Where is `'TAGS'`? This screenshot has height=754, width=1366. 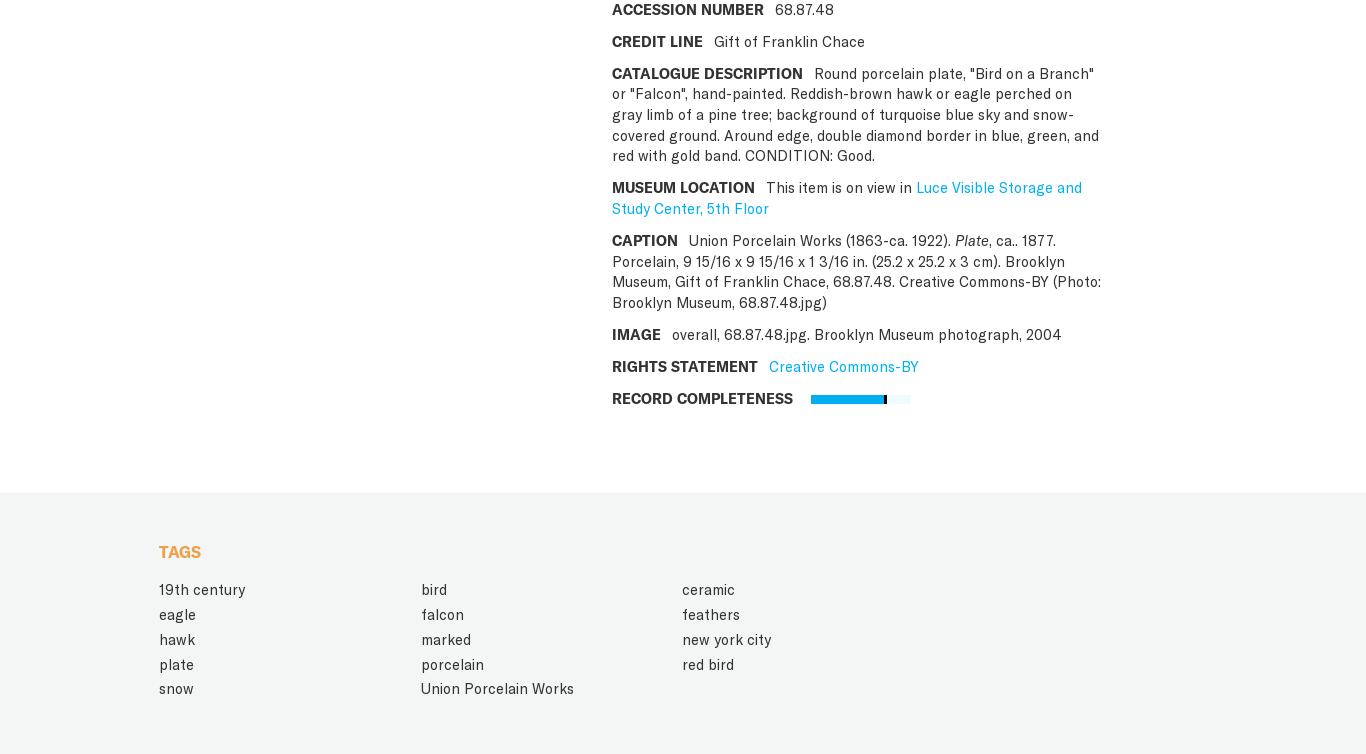
'TAGS' is located at coordinates (158, 552).